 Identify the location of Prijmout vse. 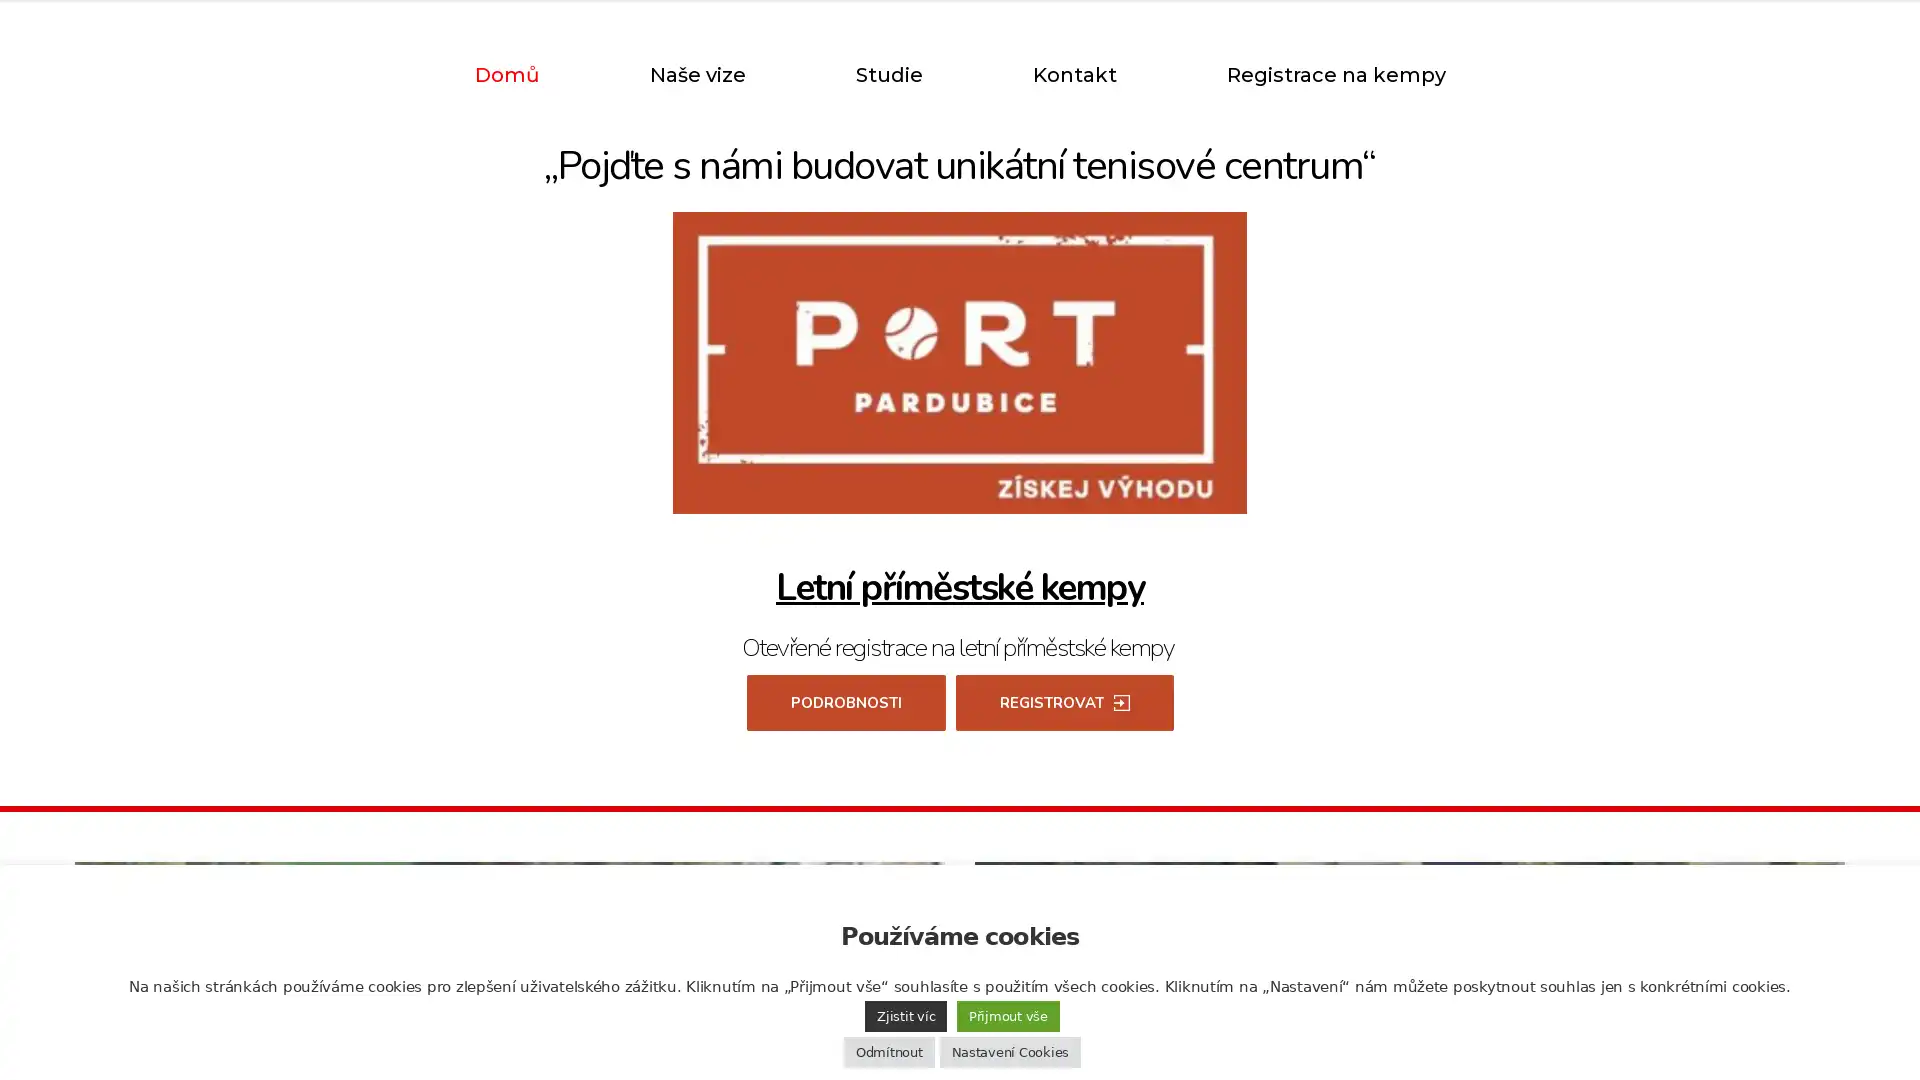
(1008, 1016).